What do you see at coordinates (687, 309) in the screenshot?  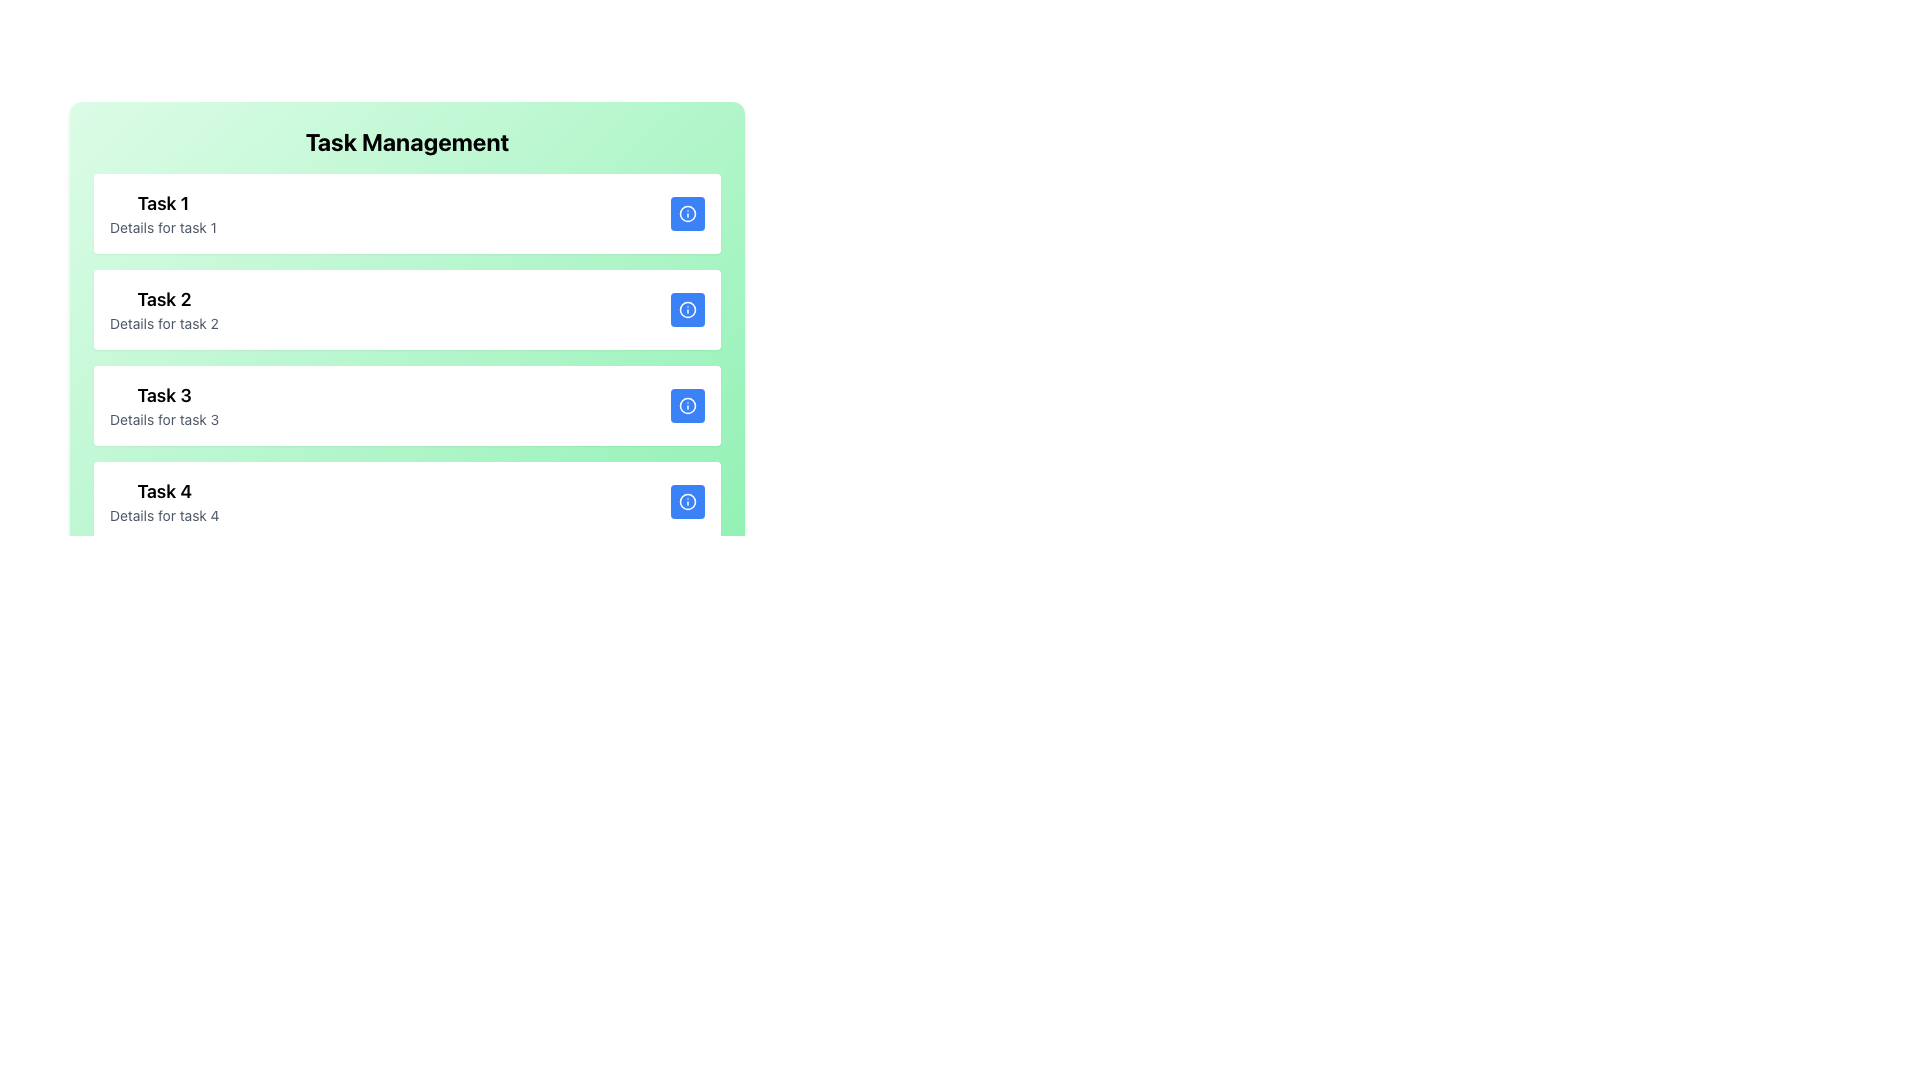 I see `the information icon located in the third row under 'Task Management'` at bounding box center [687, 309].